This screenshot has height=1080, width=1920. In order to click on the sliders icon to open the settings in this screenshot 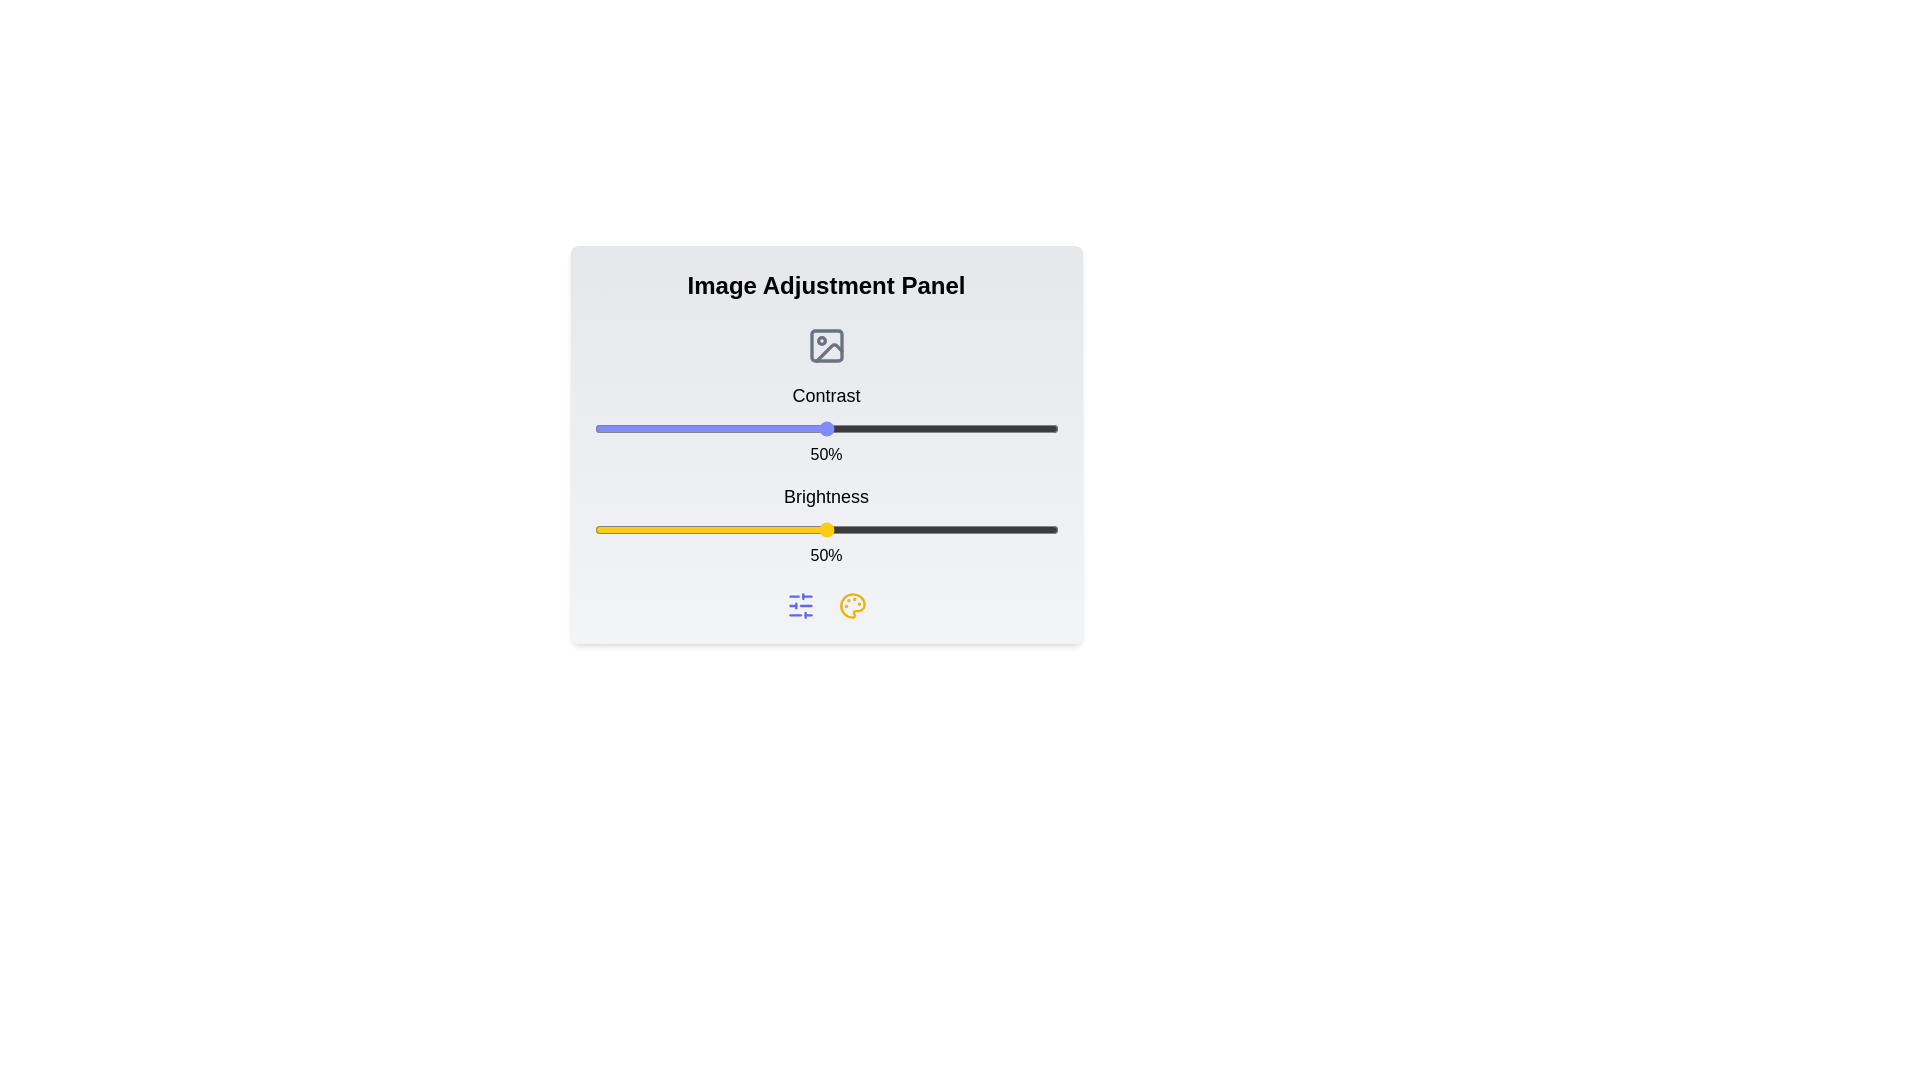, I will do `click(800, 604)`.